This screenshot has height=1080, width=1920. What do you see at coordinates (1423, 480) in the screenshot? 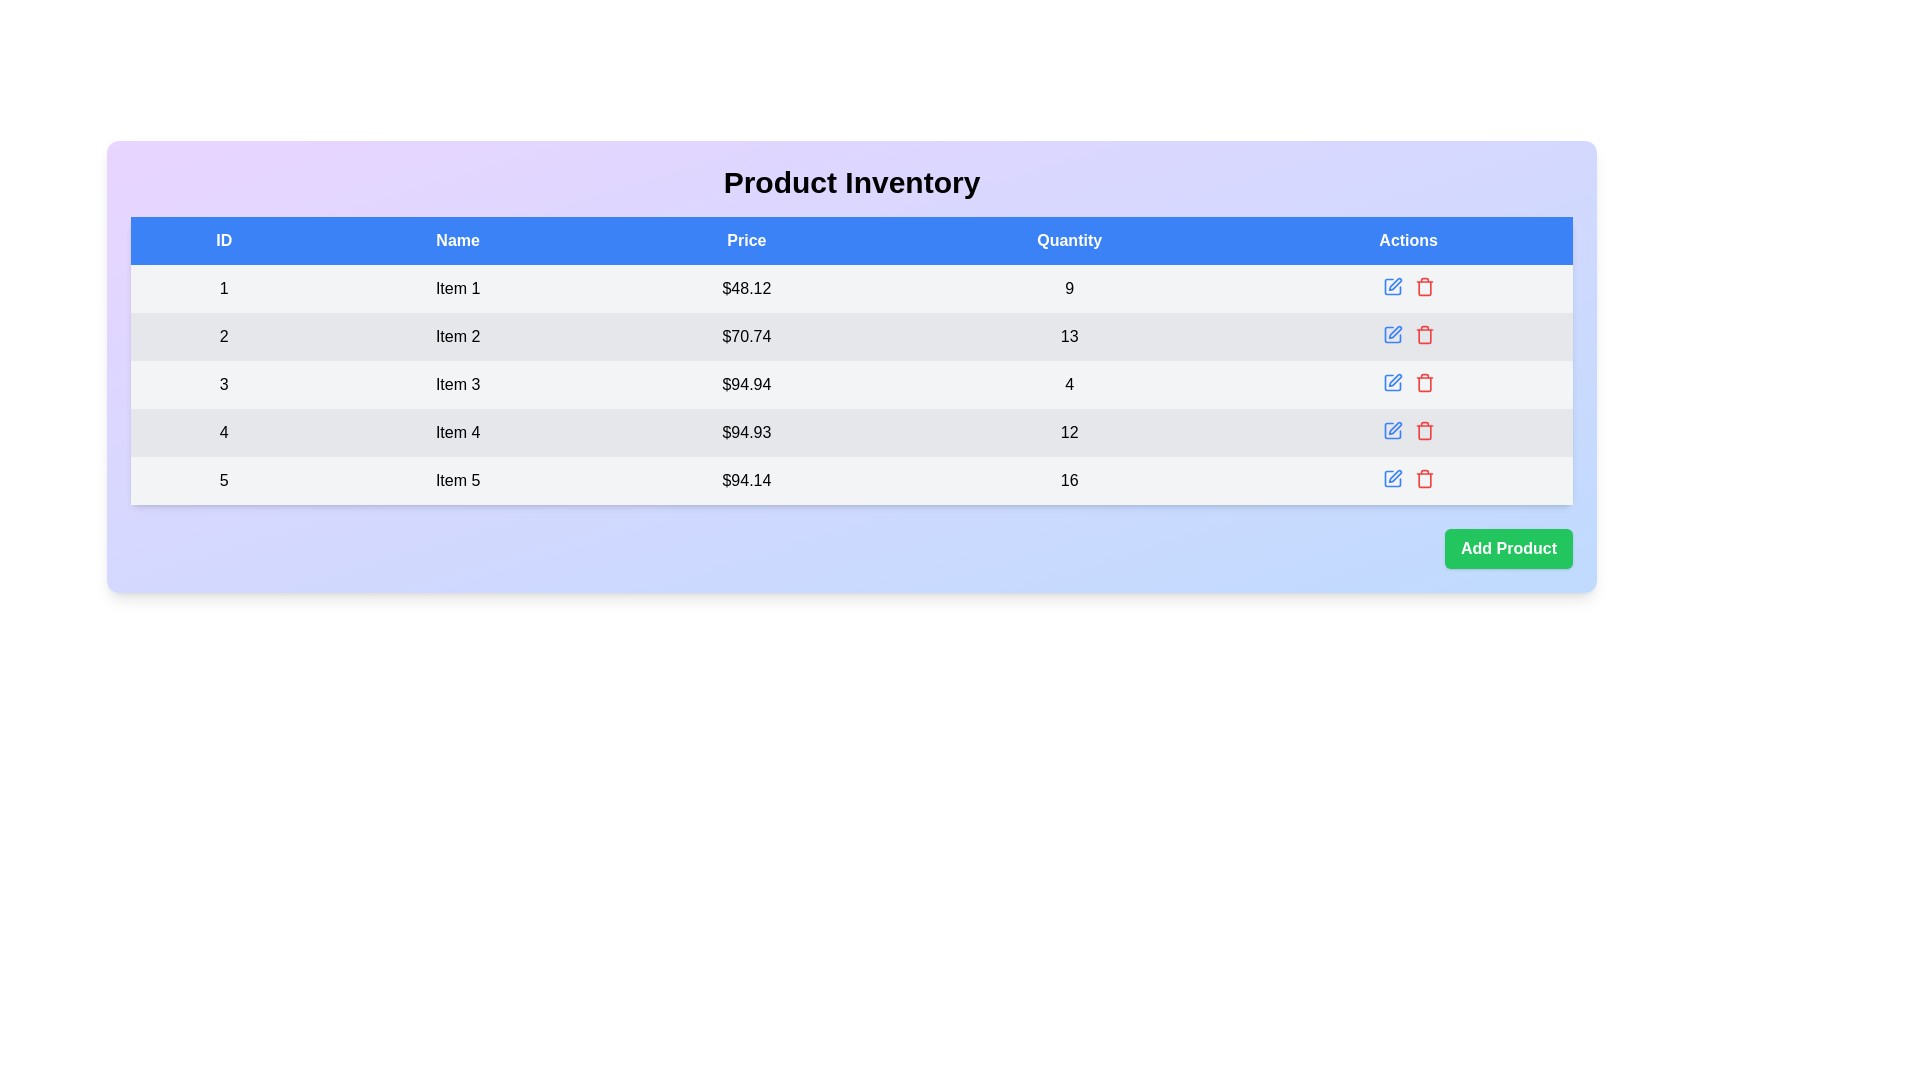
I see `the delete icon in the last row of the 'Actions' column in the 'Product Inventory' table` at bounding box center [1423, 480].